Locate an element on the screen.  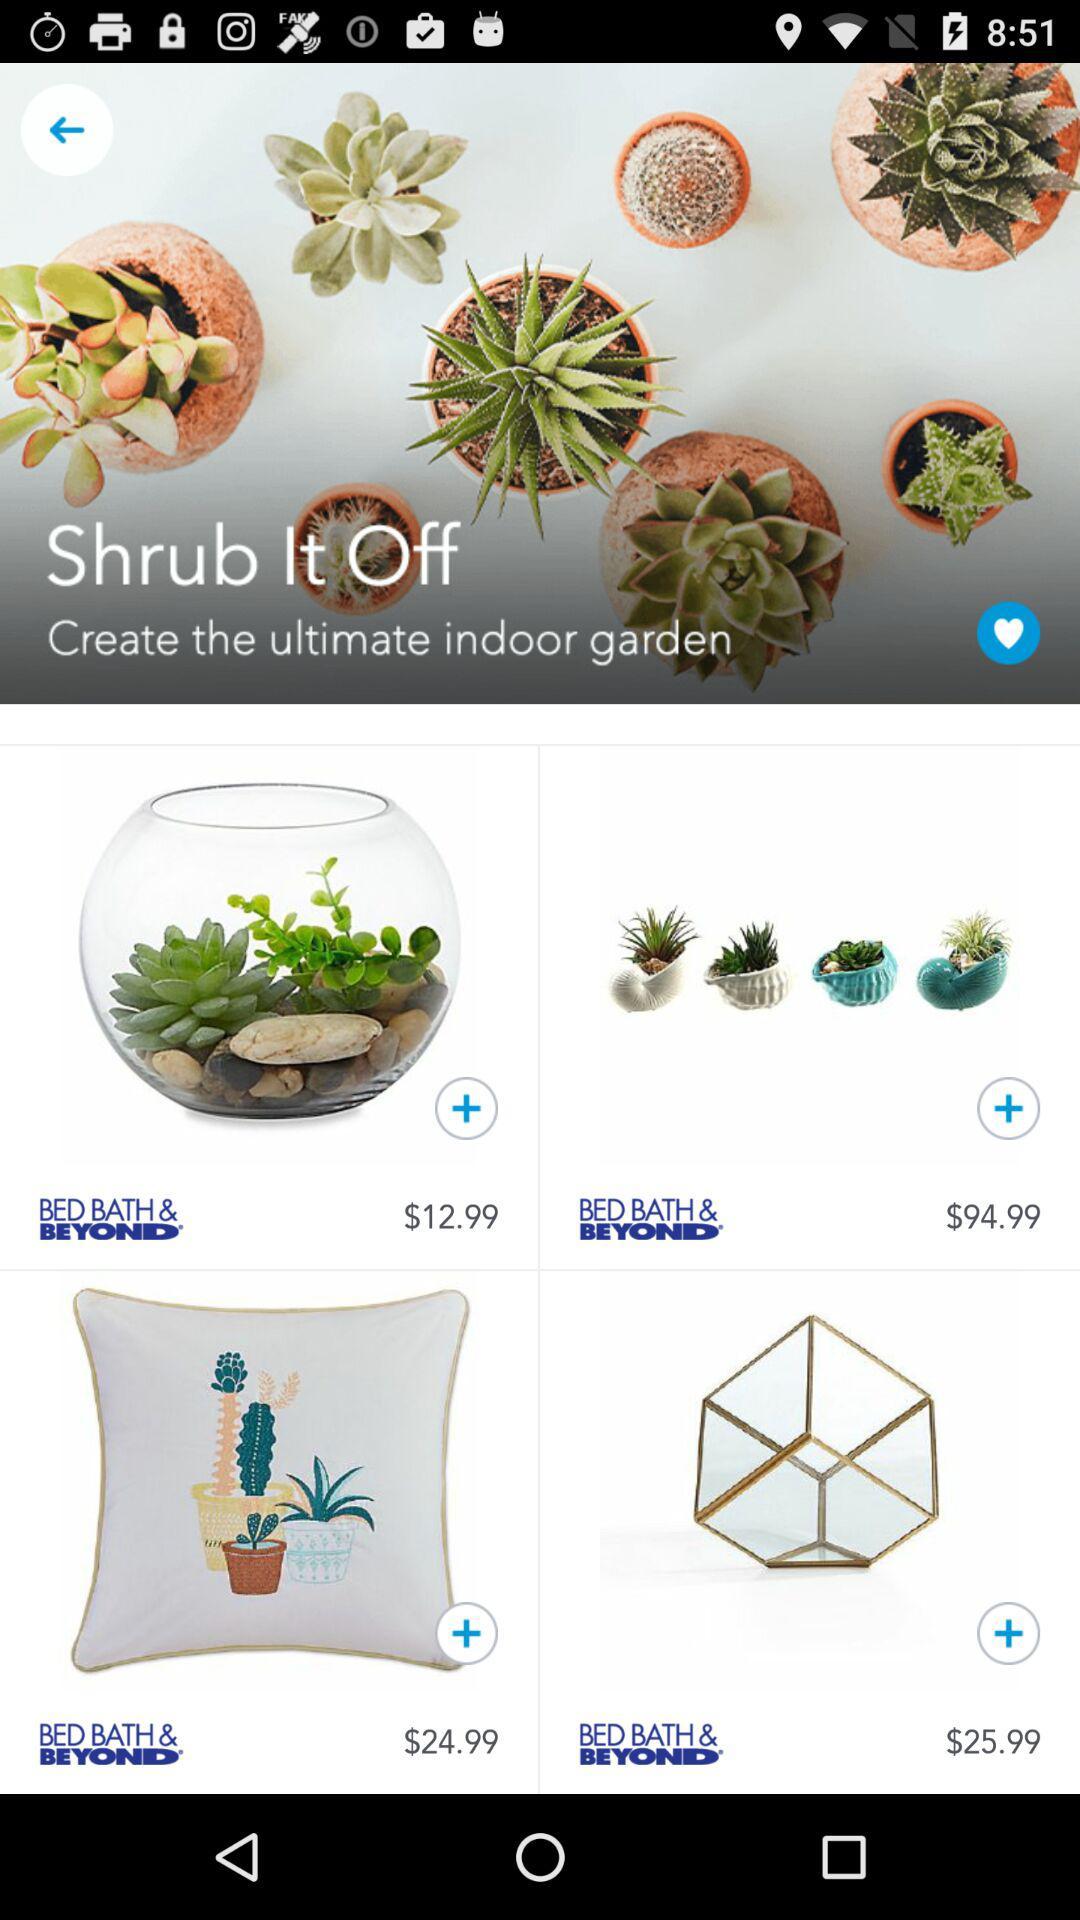
product is located at coordinates (651, 1743).